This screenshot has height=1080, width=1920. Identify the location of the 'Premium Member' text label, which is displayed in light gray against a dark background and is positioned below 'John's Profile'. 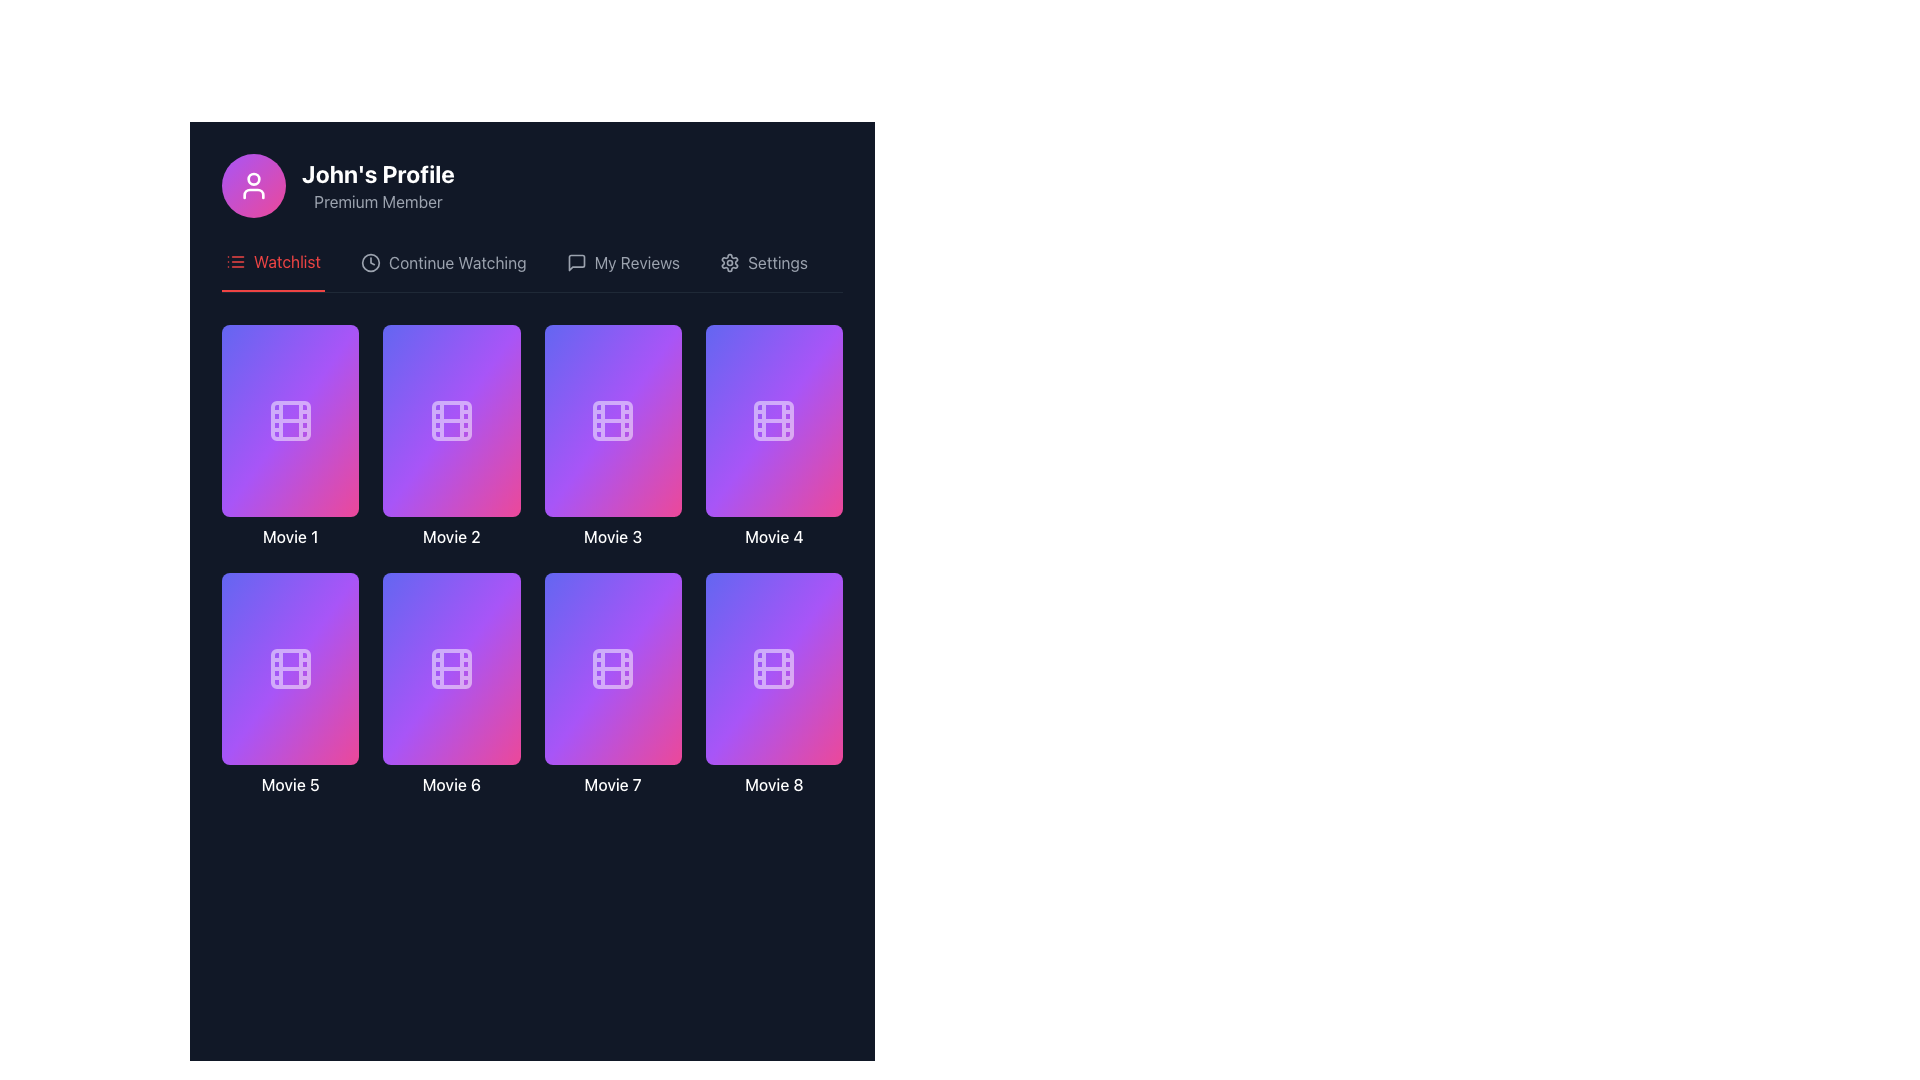
(378, 201).